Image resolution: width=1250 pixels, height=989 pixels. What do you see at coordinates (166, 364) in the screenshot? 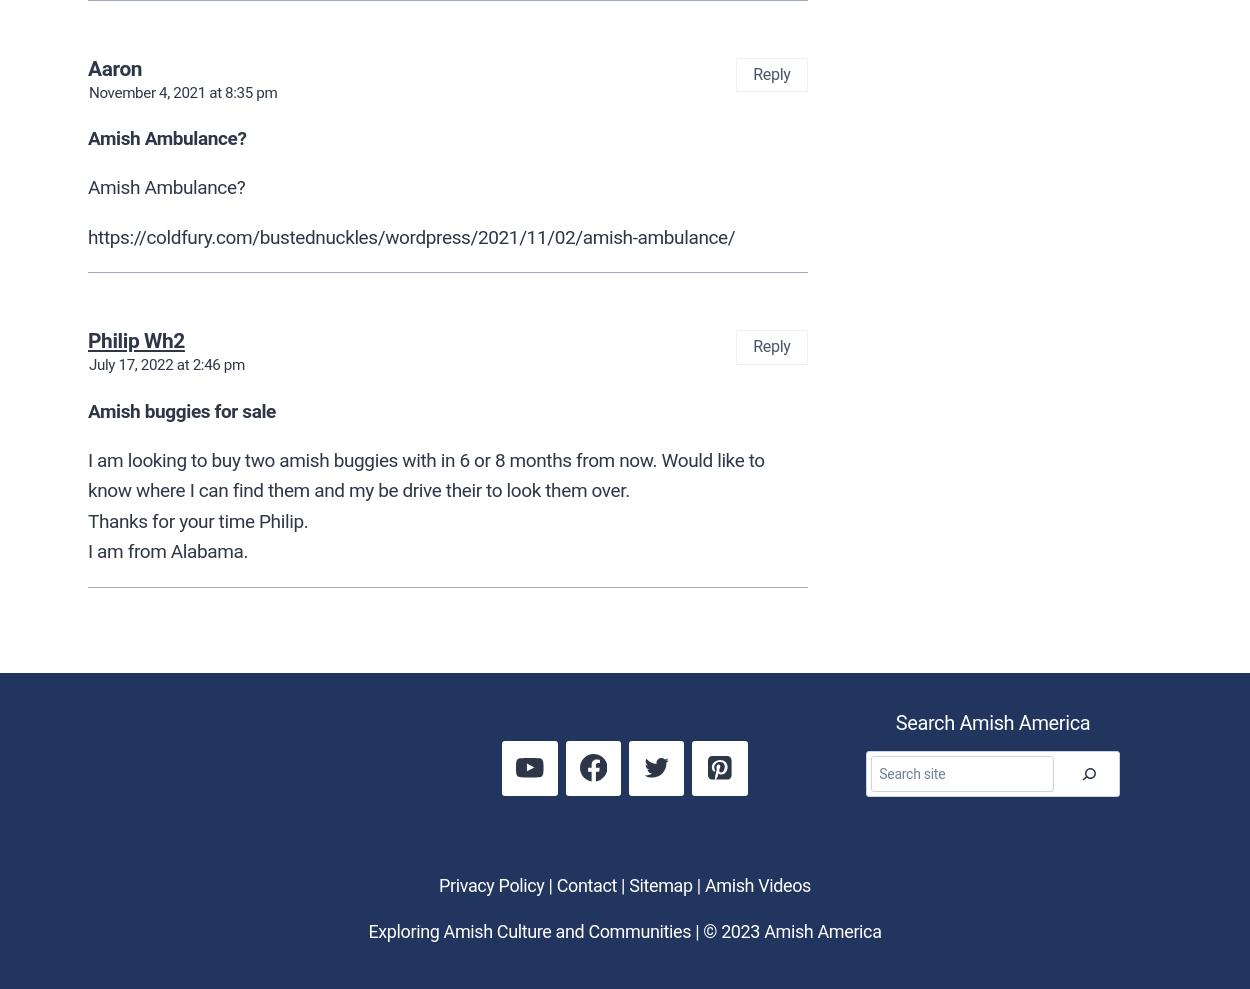
I see `'July 17, 2022 at 2:46 pm'` at bounding box center [166, 364].